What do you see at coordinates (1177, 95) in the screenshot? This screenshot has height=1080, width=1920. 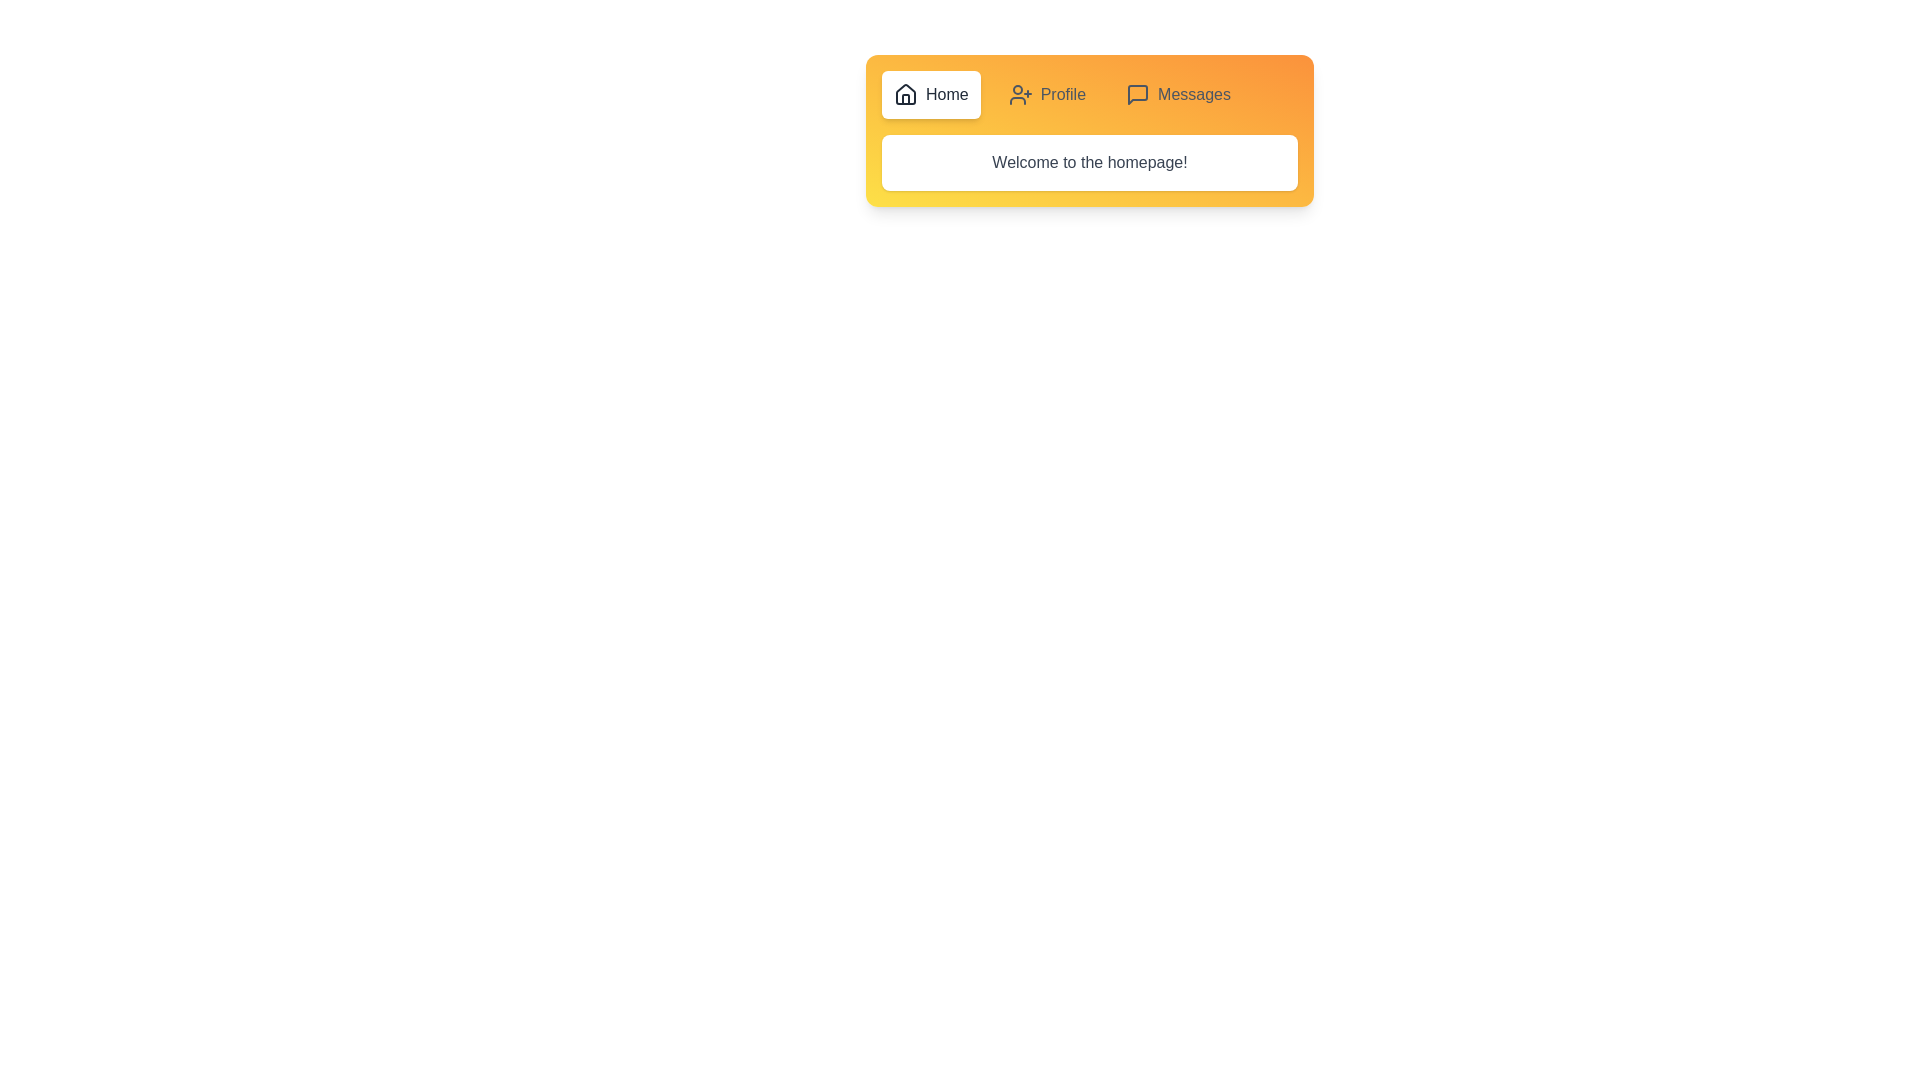 I see `the Messages tab by clicking on its respective button` at bounding box center [1177, 95].